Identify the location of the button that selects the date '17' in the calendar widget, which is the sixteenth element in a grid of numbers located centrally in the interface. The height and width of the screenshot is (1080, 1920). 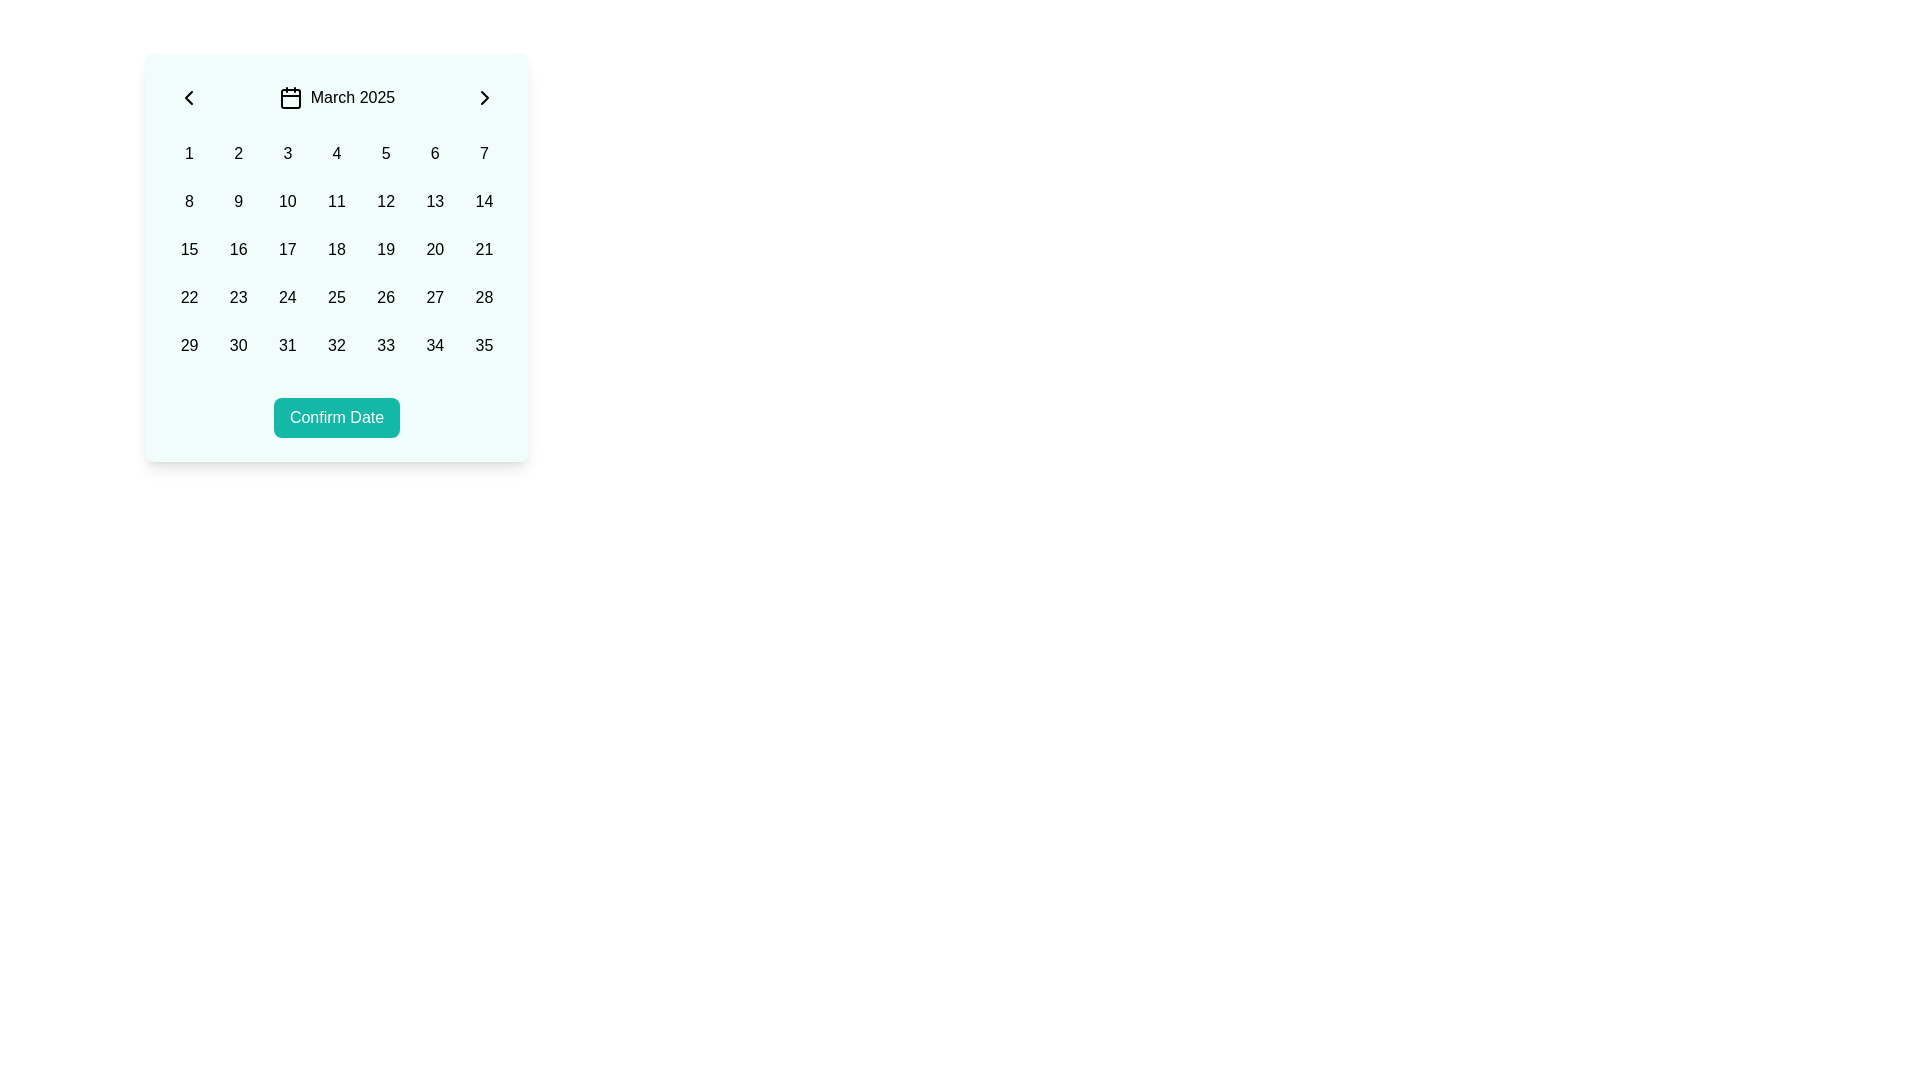
(286, 249).